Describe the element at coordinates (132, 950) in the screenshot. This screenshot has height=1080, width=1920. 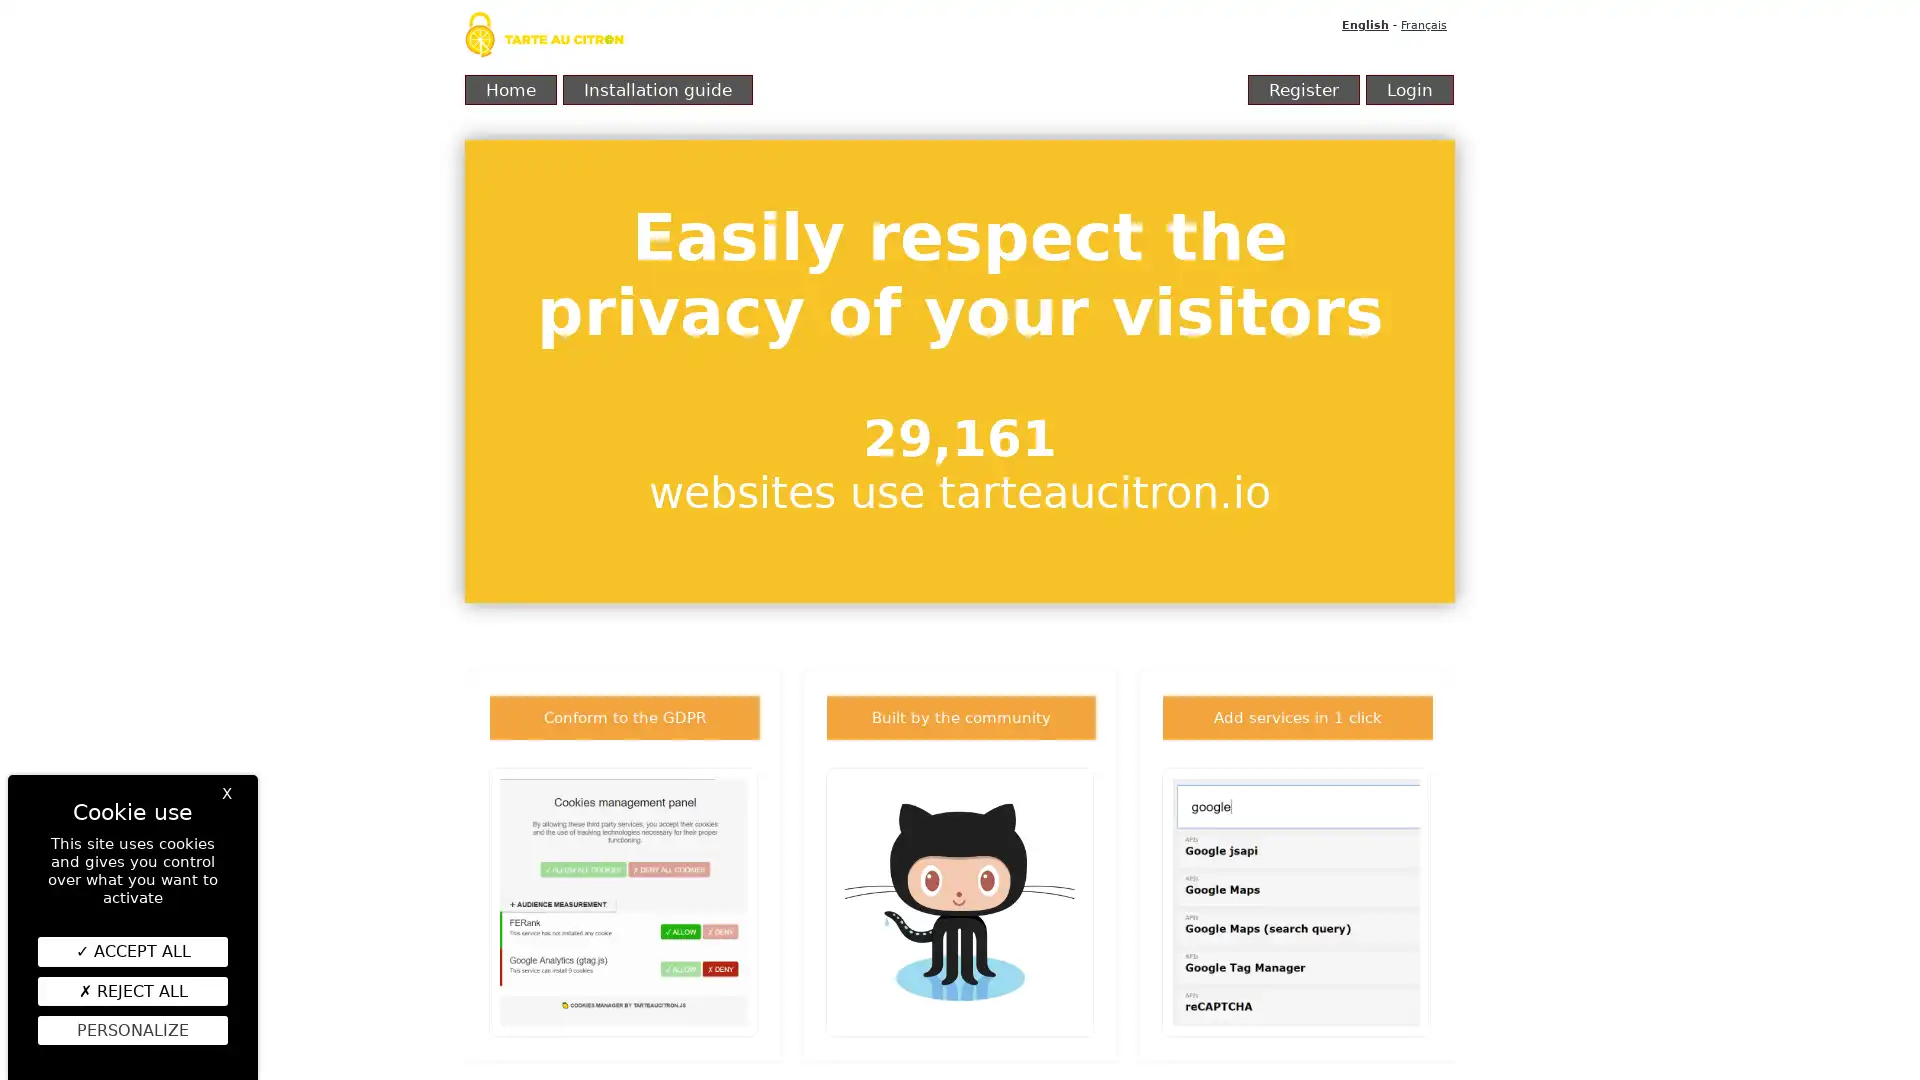
I see `ACCEPT ALL` at that location.